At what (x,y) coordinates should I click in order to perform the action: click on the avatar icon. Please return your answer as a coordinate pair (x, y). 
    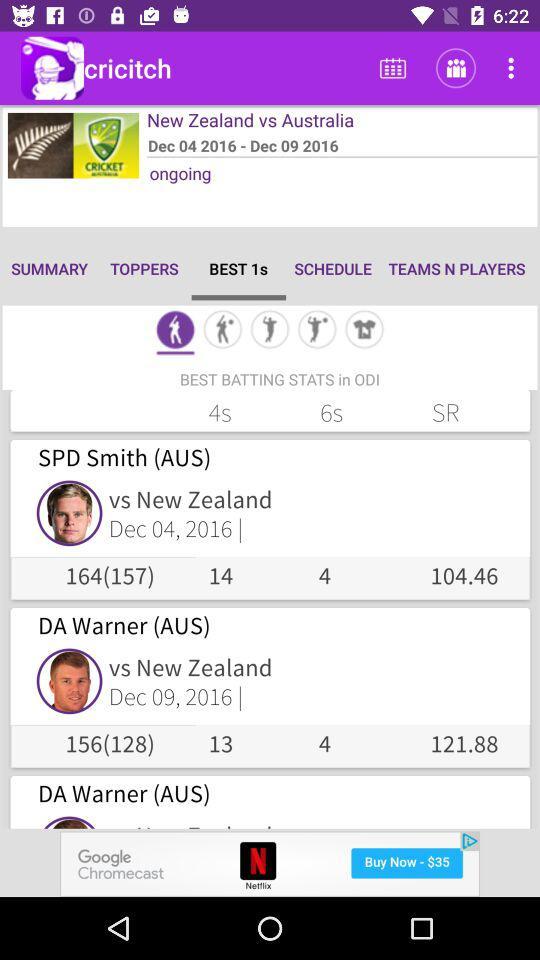
    Looking at the image, I should click on (221, 331).